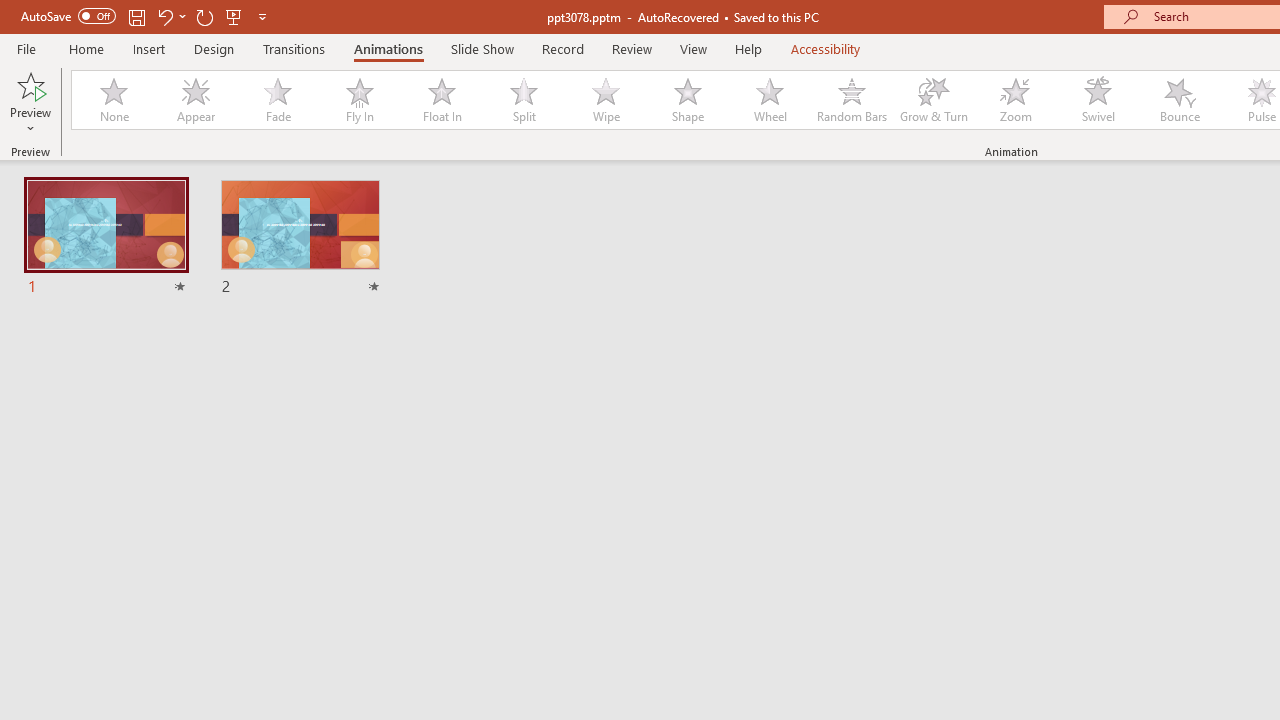 The width and height of the screenshot is (1280, 720). What do you see at coordinates (26, 47) in the screenshot?
I see `'File Tab'` at bounding box center [26, 47].